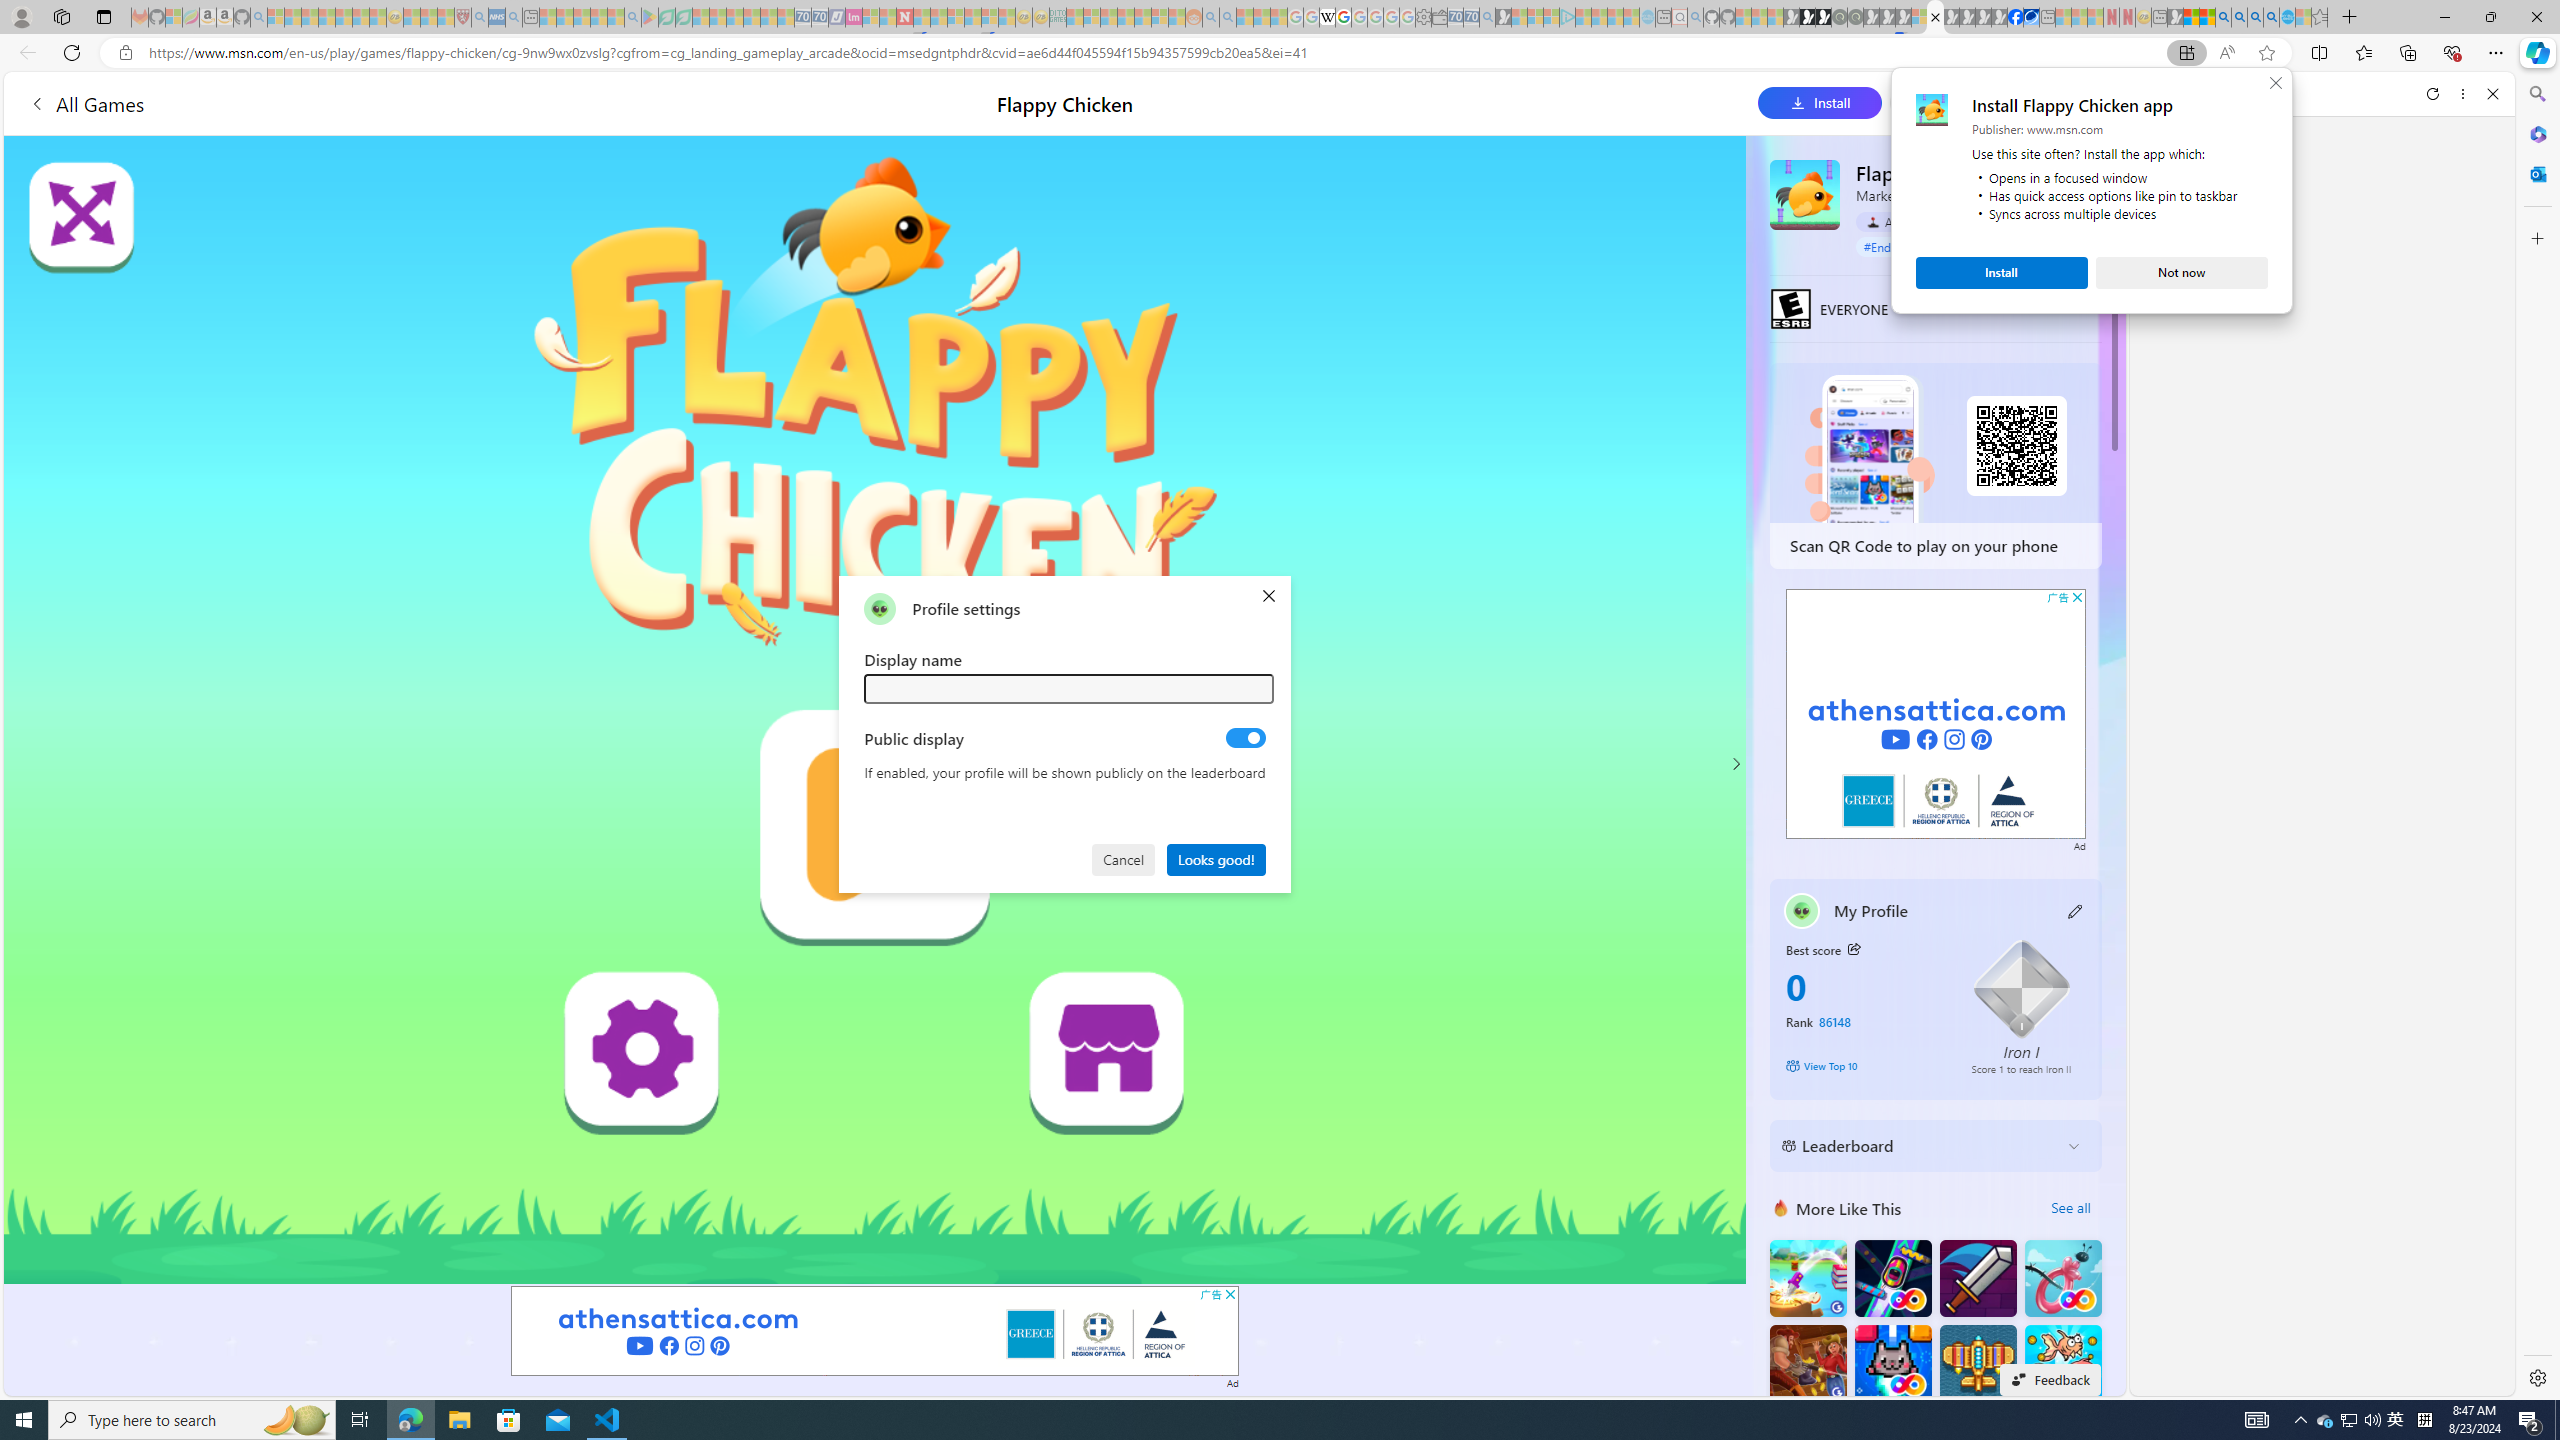 The image size is (2560, 1440). Describe the element at coordinates (1216, 857) in the screenshot. I see `'Looks good!'` at that location.